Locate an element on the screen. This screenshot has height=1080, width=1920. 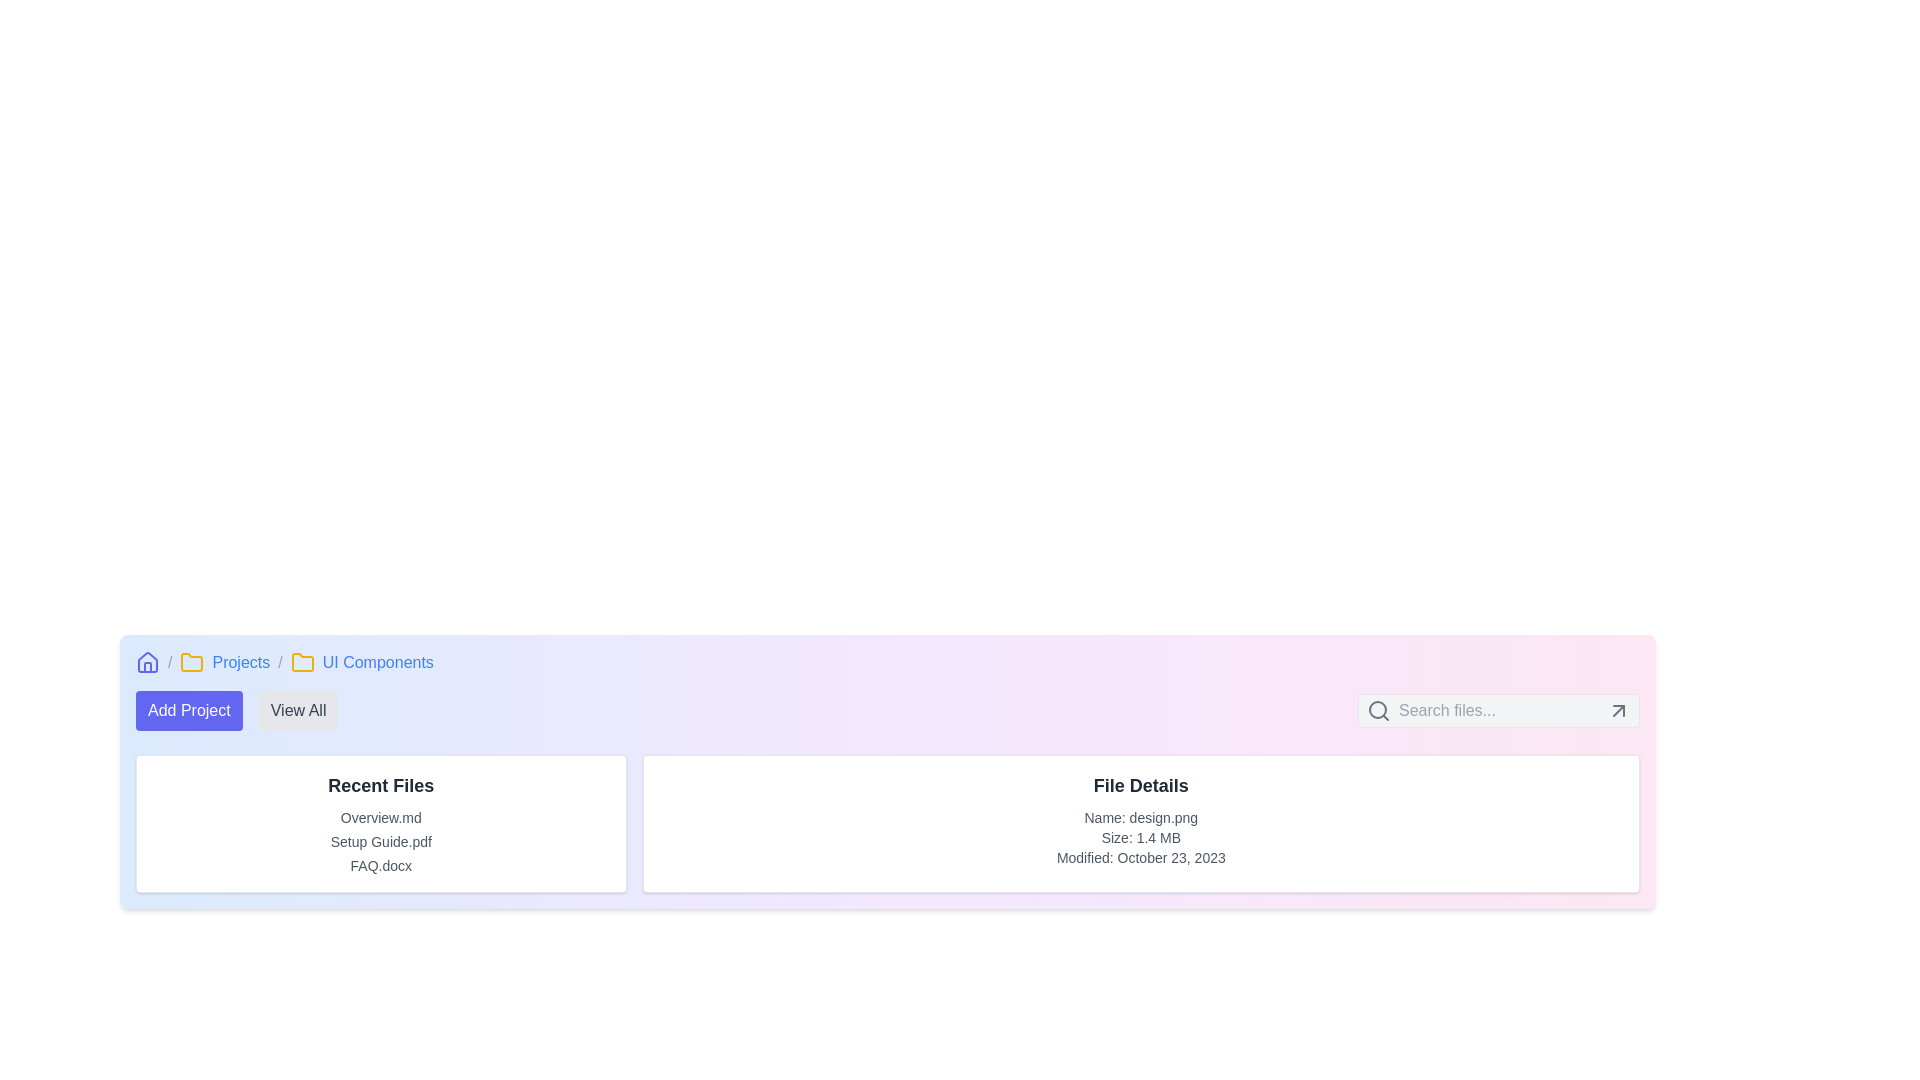
the yellow folder icon in the breadcrumb navigation, located between the '/' separator and the 'Projects' text link is located at coordinates (192, 663).